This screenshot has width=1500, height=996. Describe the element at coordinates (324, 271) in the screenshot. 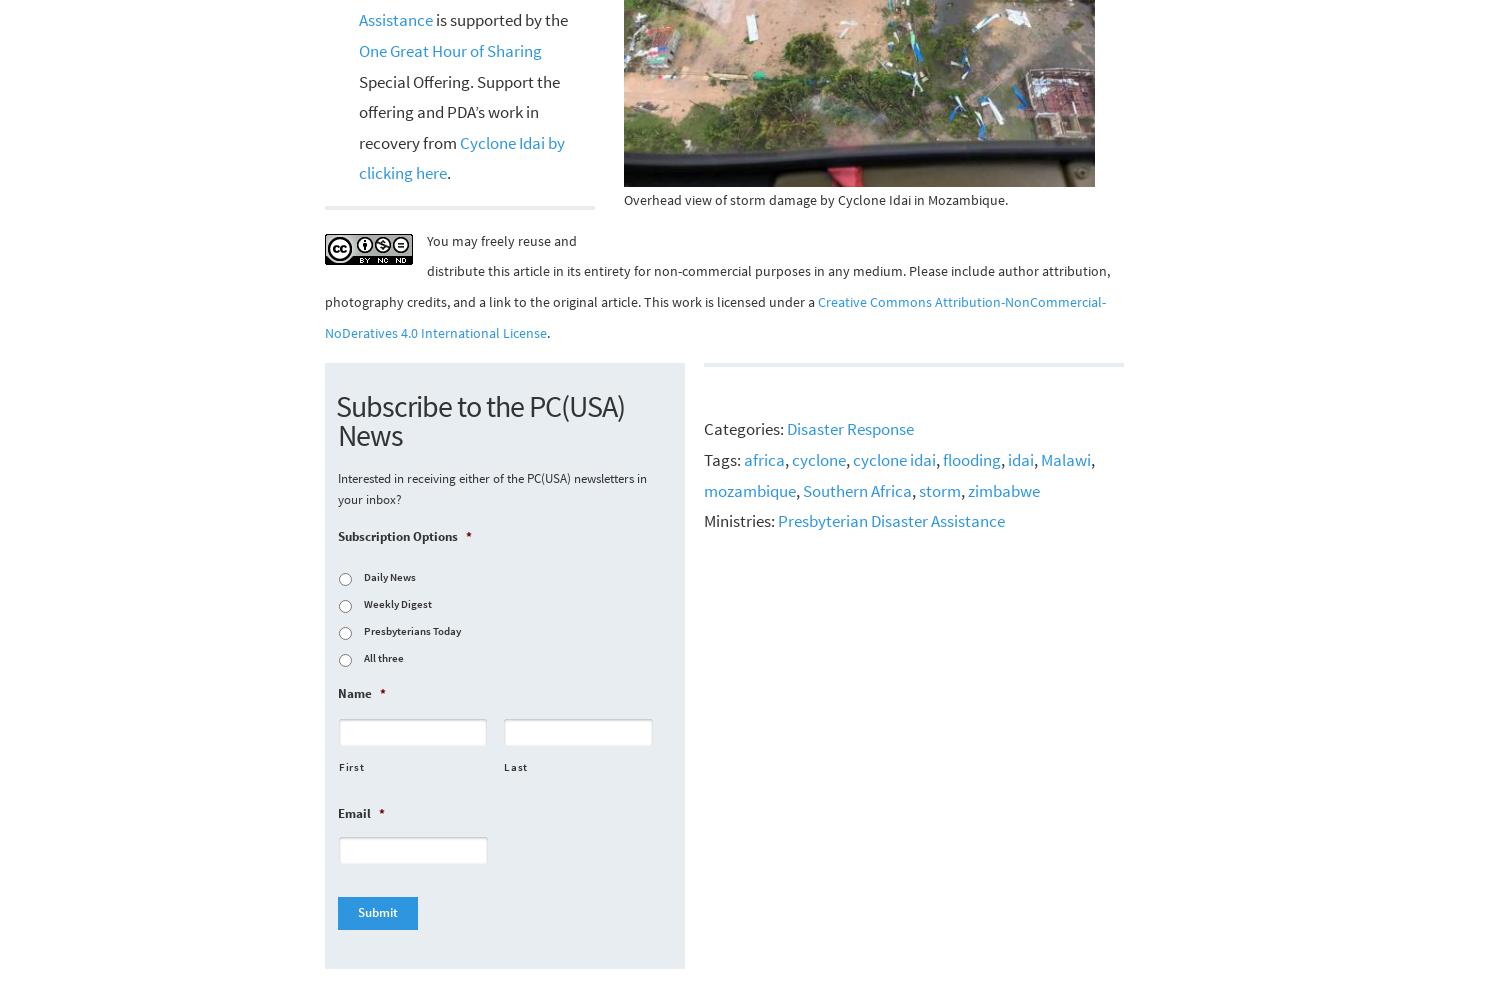

I see `'You may freely reuse and distribute this article in its entirety for non-commercial purposes in any medium. Please include author attribution, photography credits, and a link to the original article. This work is licensed under a'` at that location.